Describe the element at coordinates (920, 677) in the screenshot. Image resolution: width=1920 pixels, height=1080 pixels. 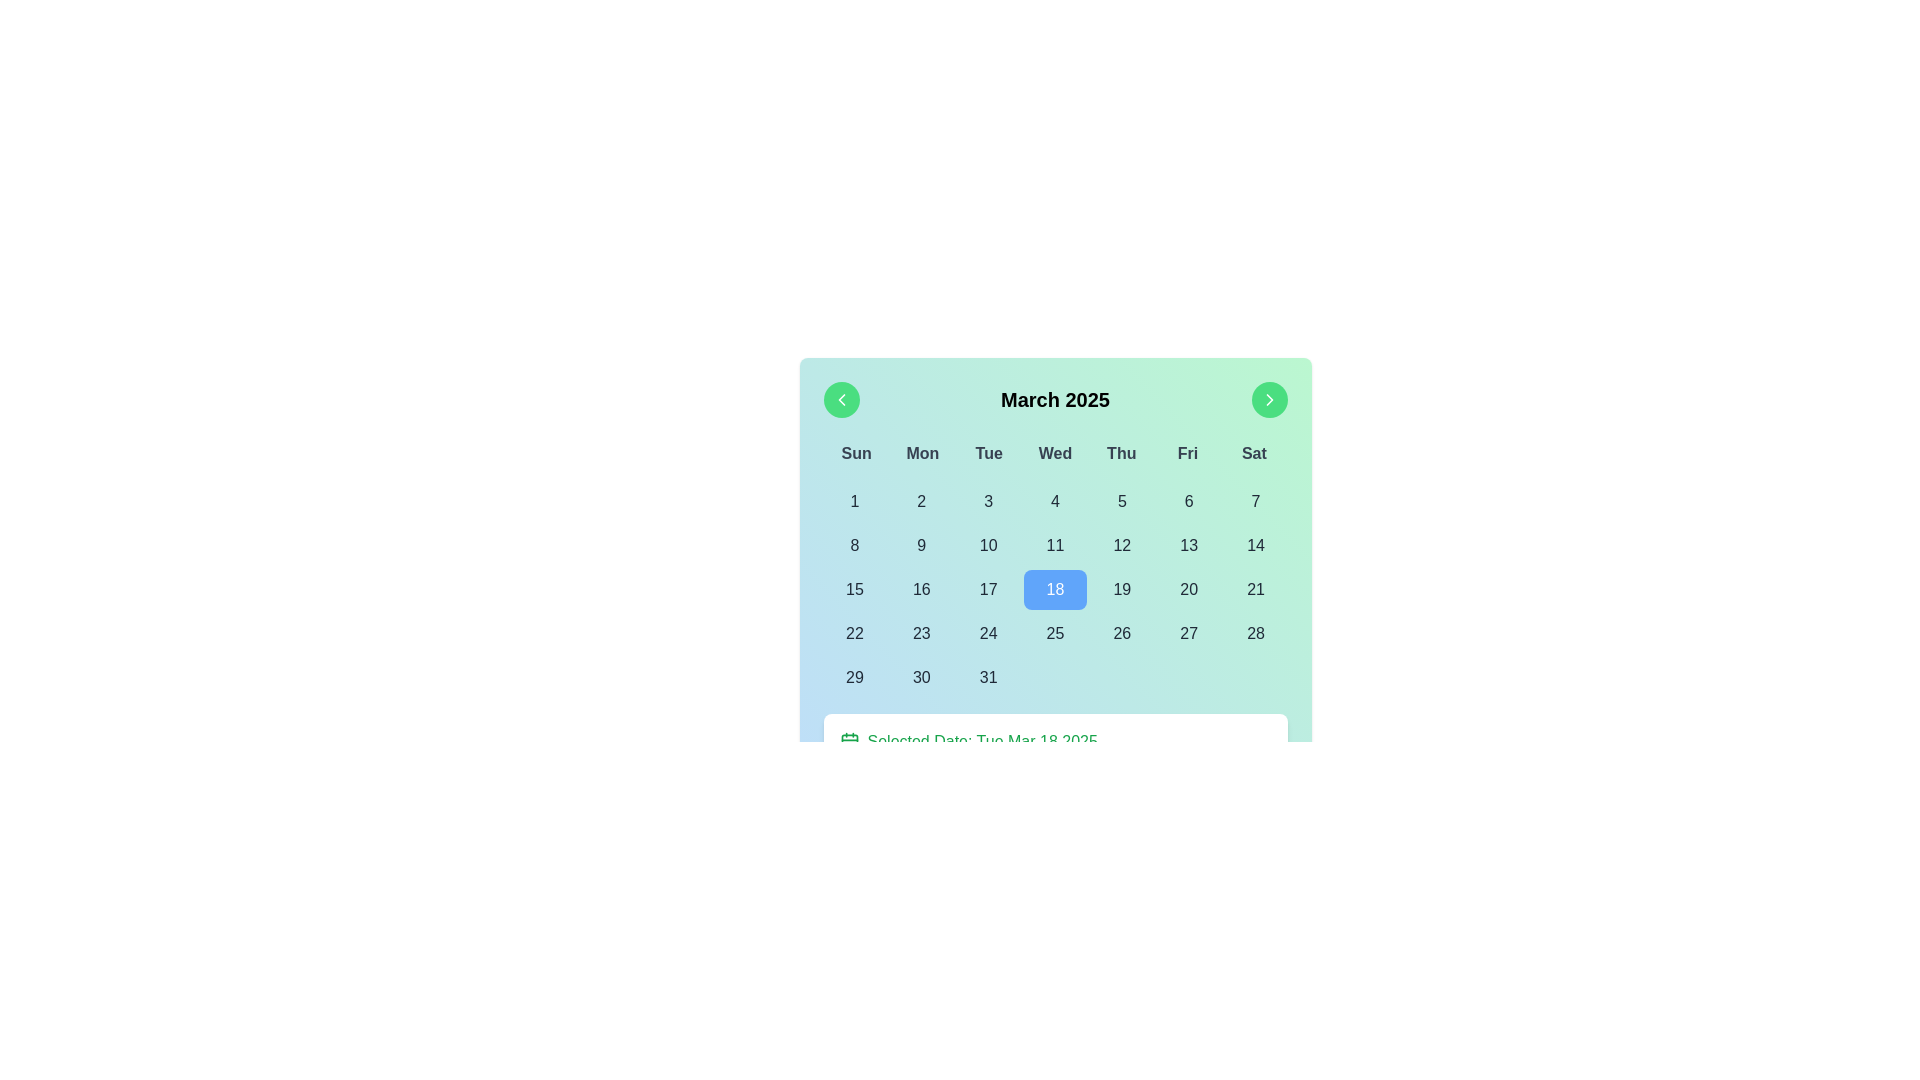
I see `the clickable calendar cell representing the 30th day of the month, located at the bottom-right of the calendar interface` at that location.